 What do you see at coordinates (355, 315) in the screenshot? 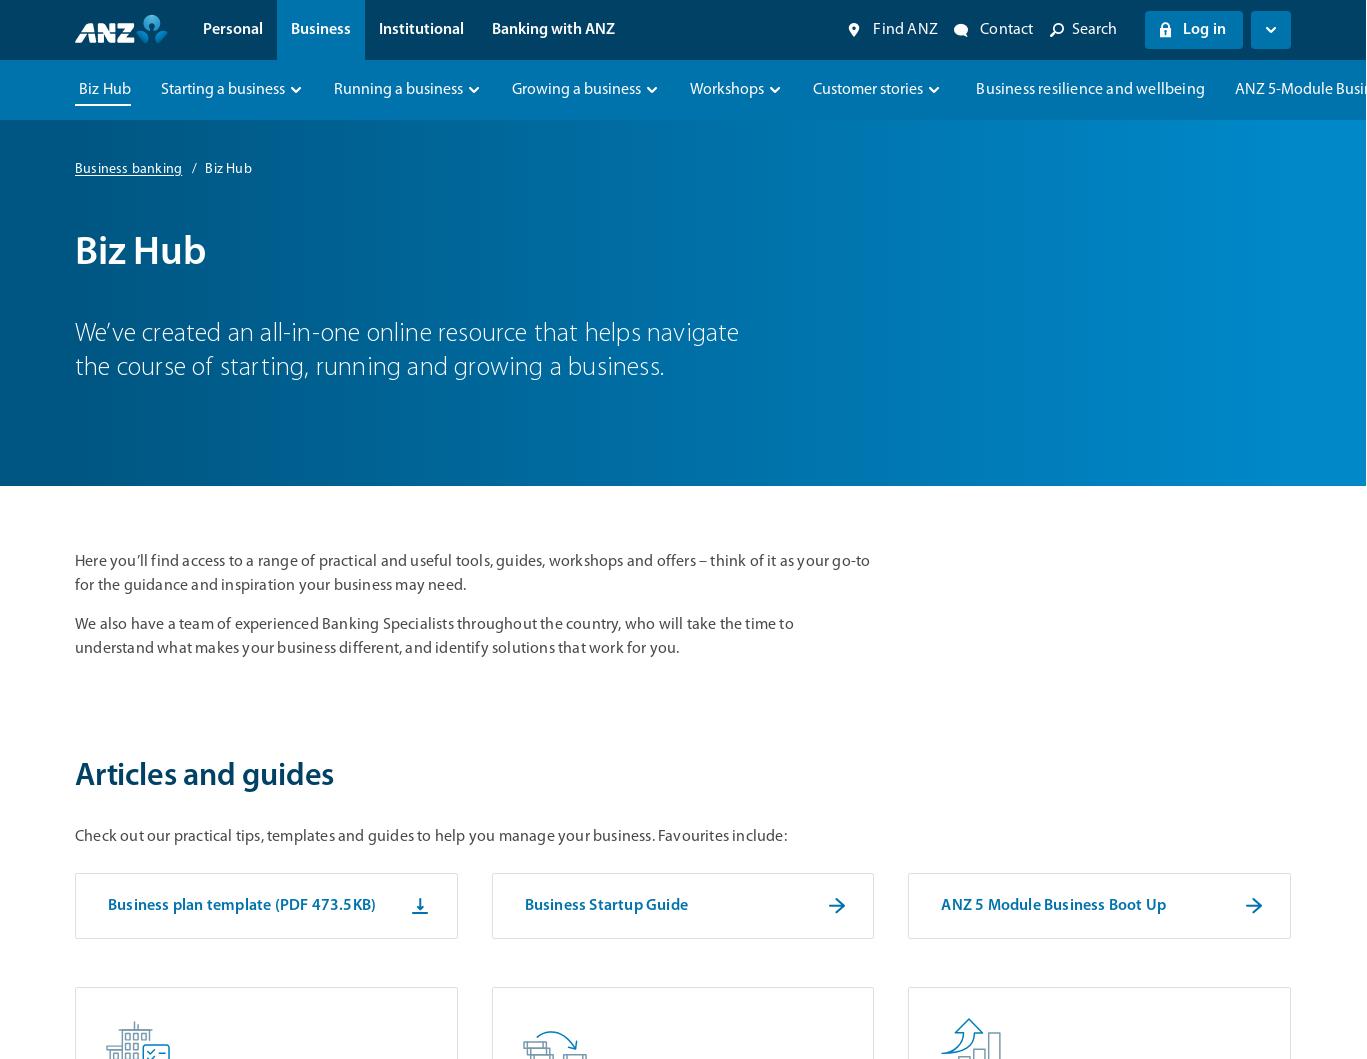
I see `'Tools and calculators'` at bounding box center [355, 315].